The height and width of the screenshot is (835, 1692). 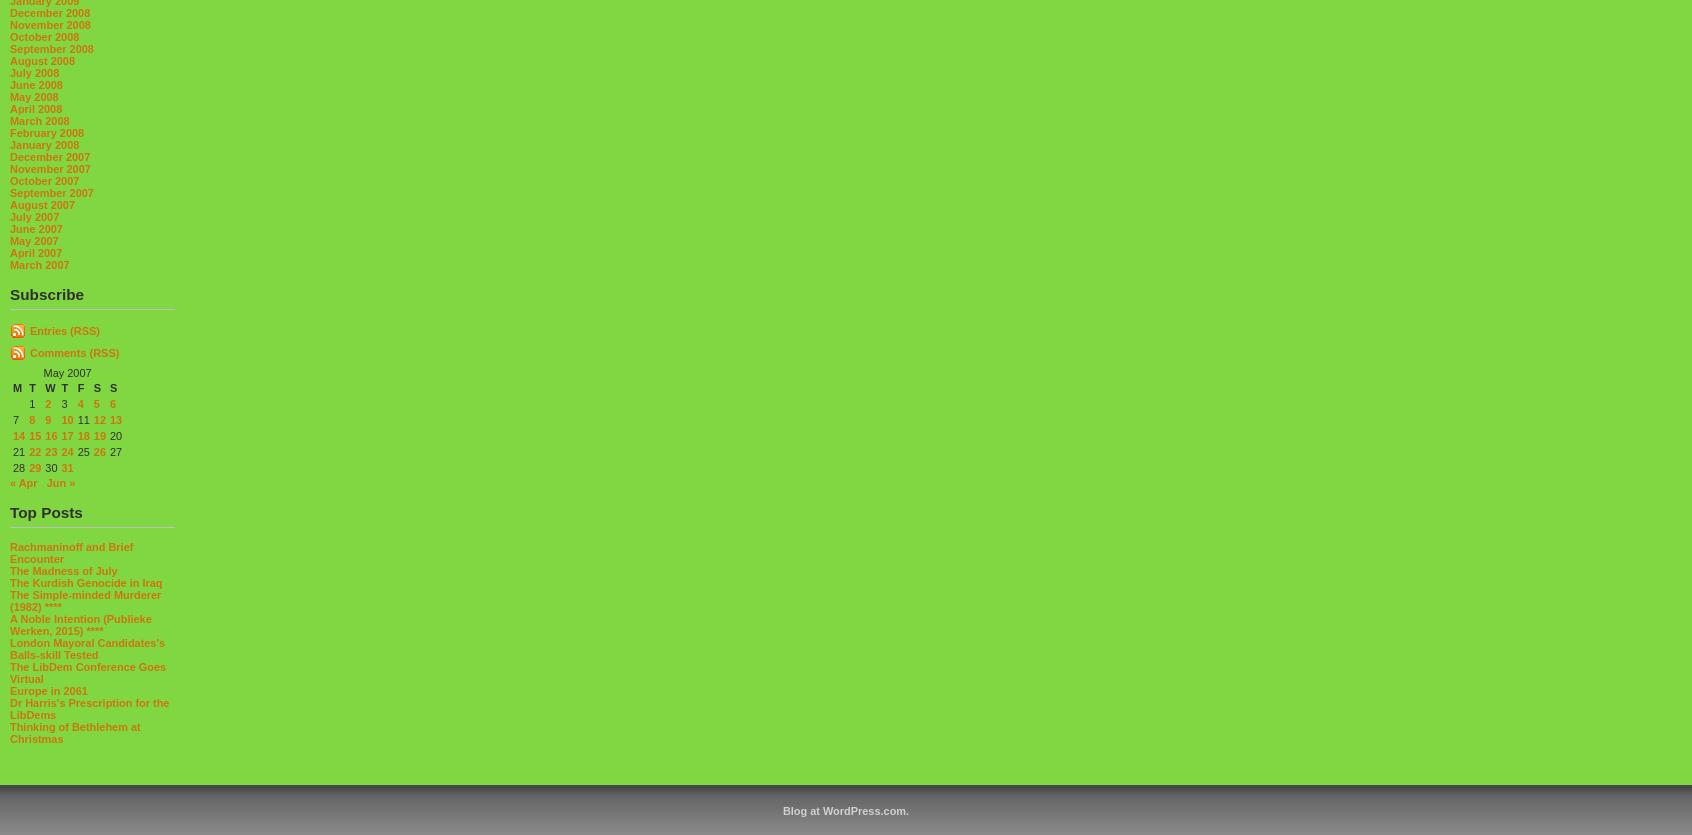 I want to click on '4', so click(x=80, y=402).